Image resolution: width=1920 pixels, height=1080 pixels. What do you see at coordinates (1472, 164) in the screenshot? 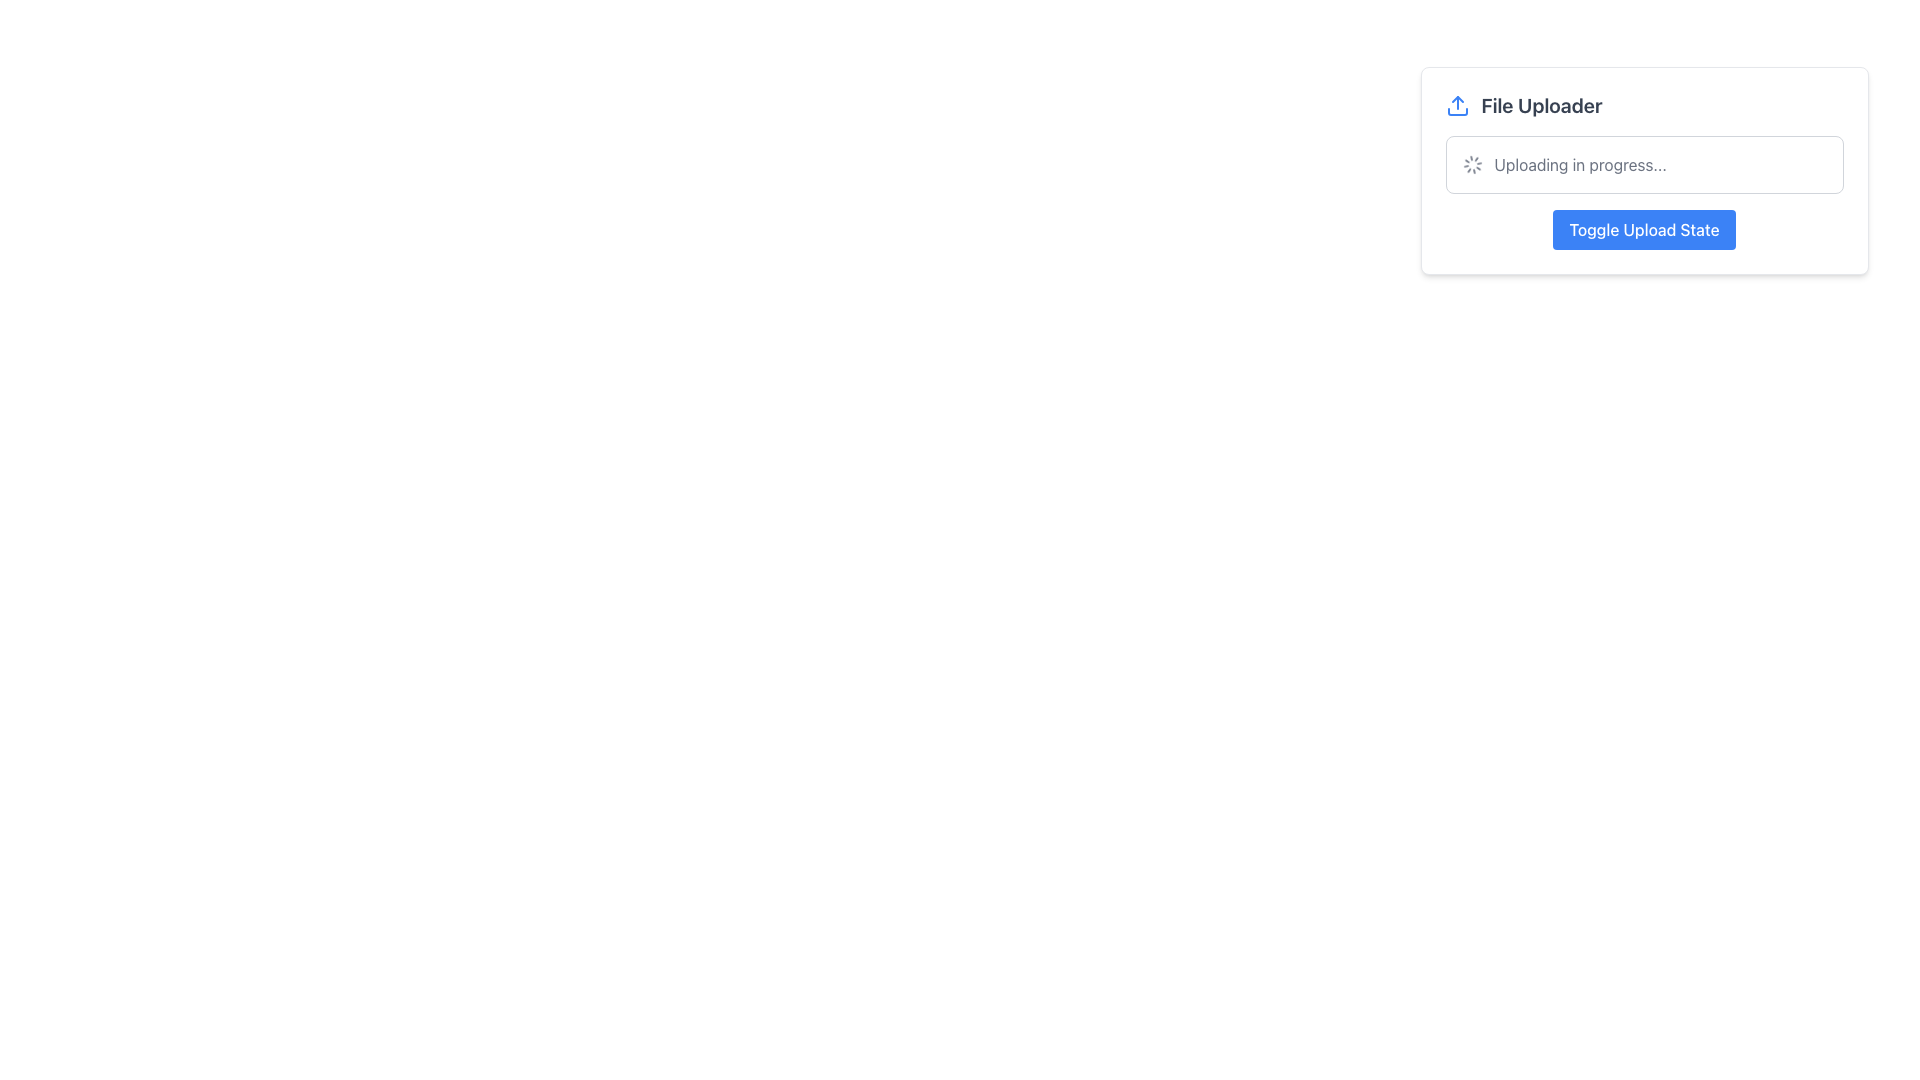
I see `the small circular spinner icon of the Loading Indicator, located to the left of the text 'Uploading in progress...' in the 'File Uploader' pop-up box` at bounding box center [1472, 164].